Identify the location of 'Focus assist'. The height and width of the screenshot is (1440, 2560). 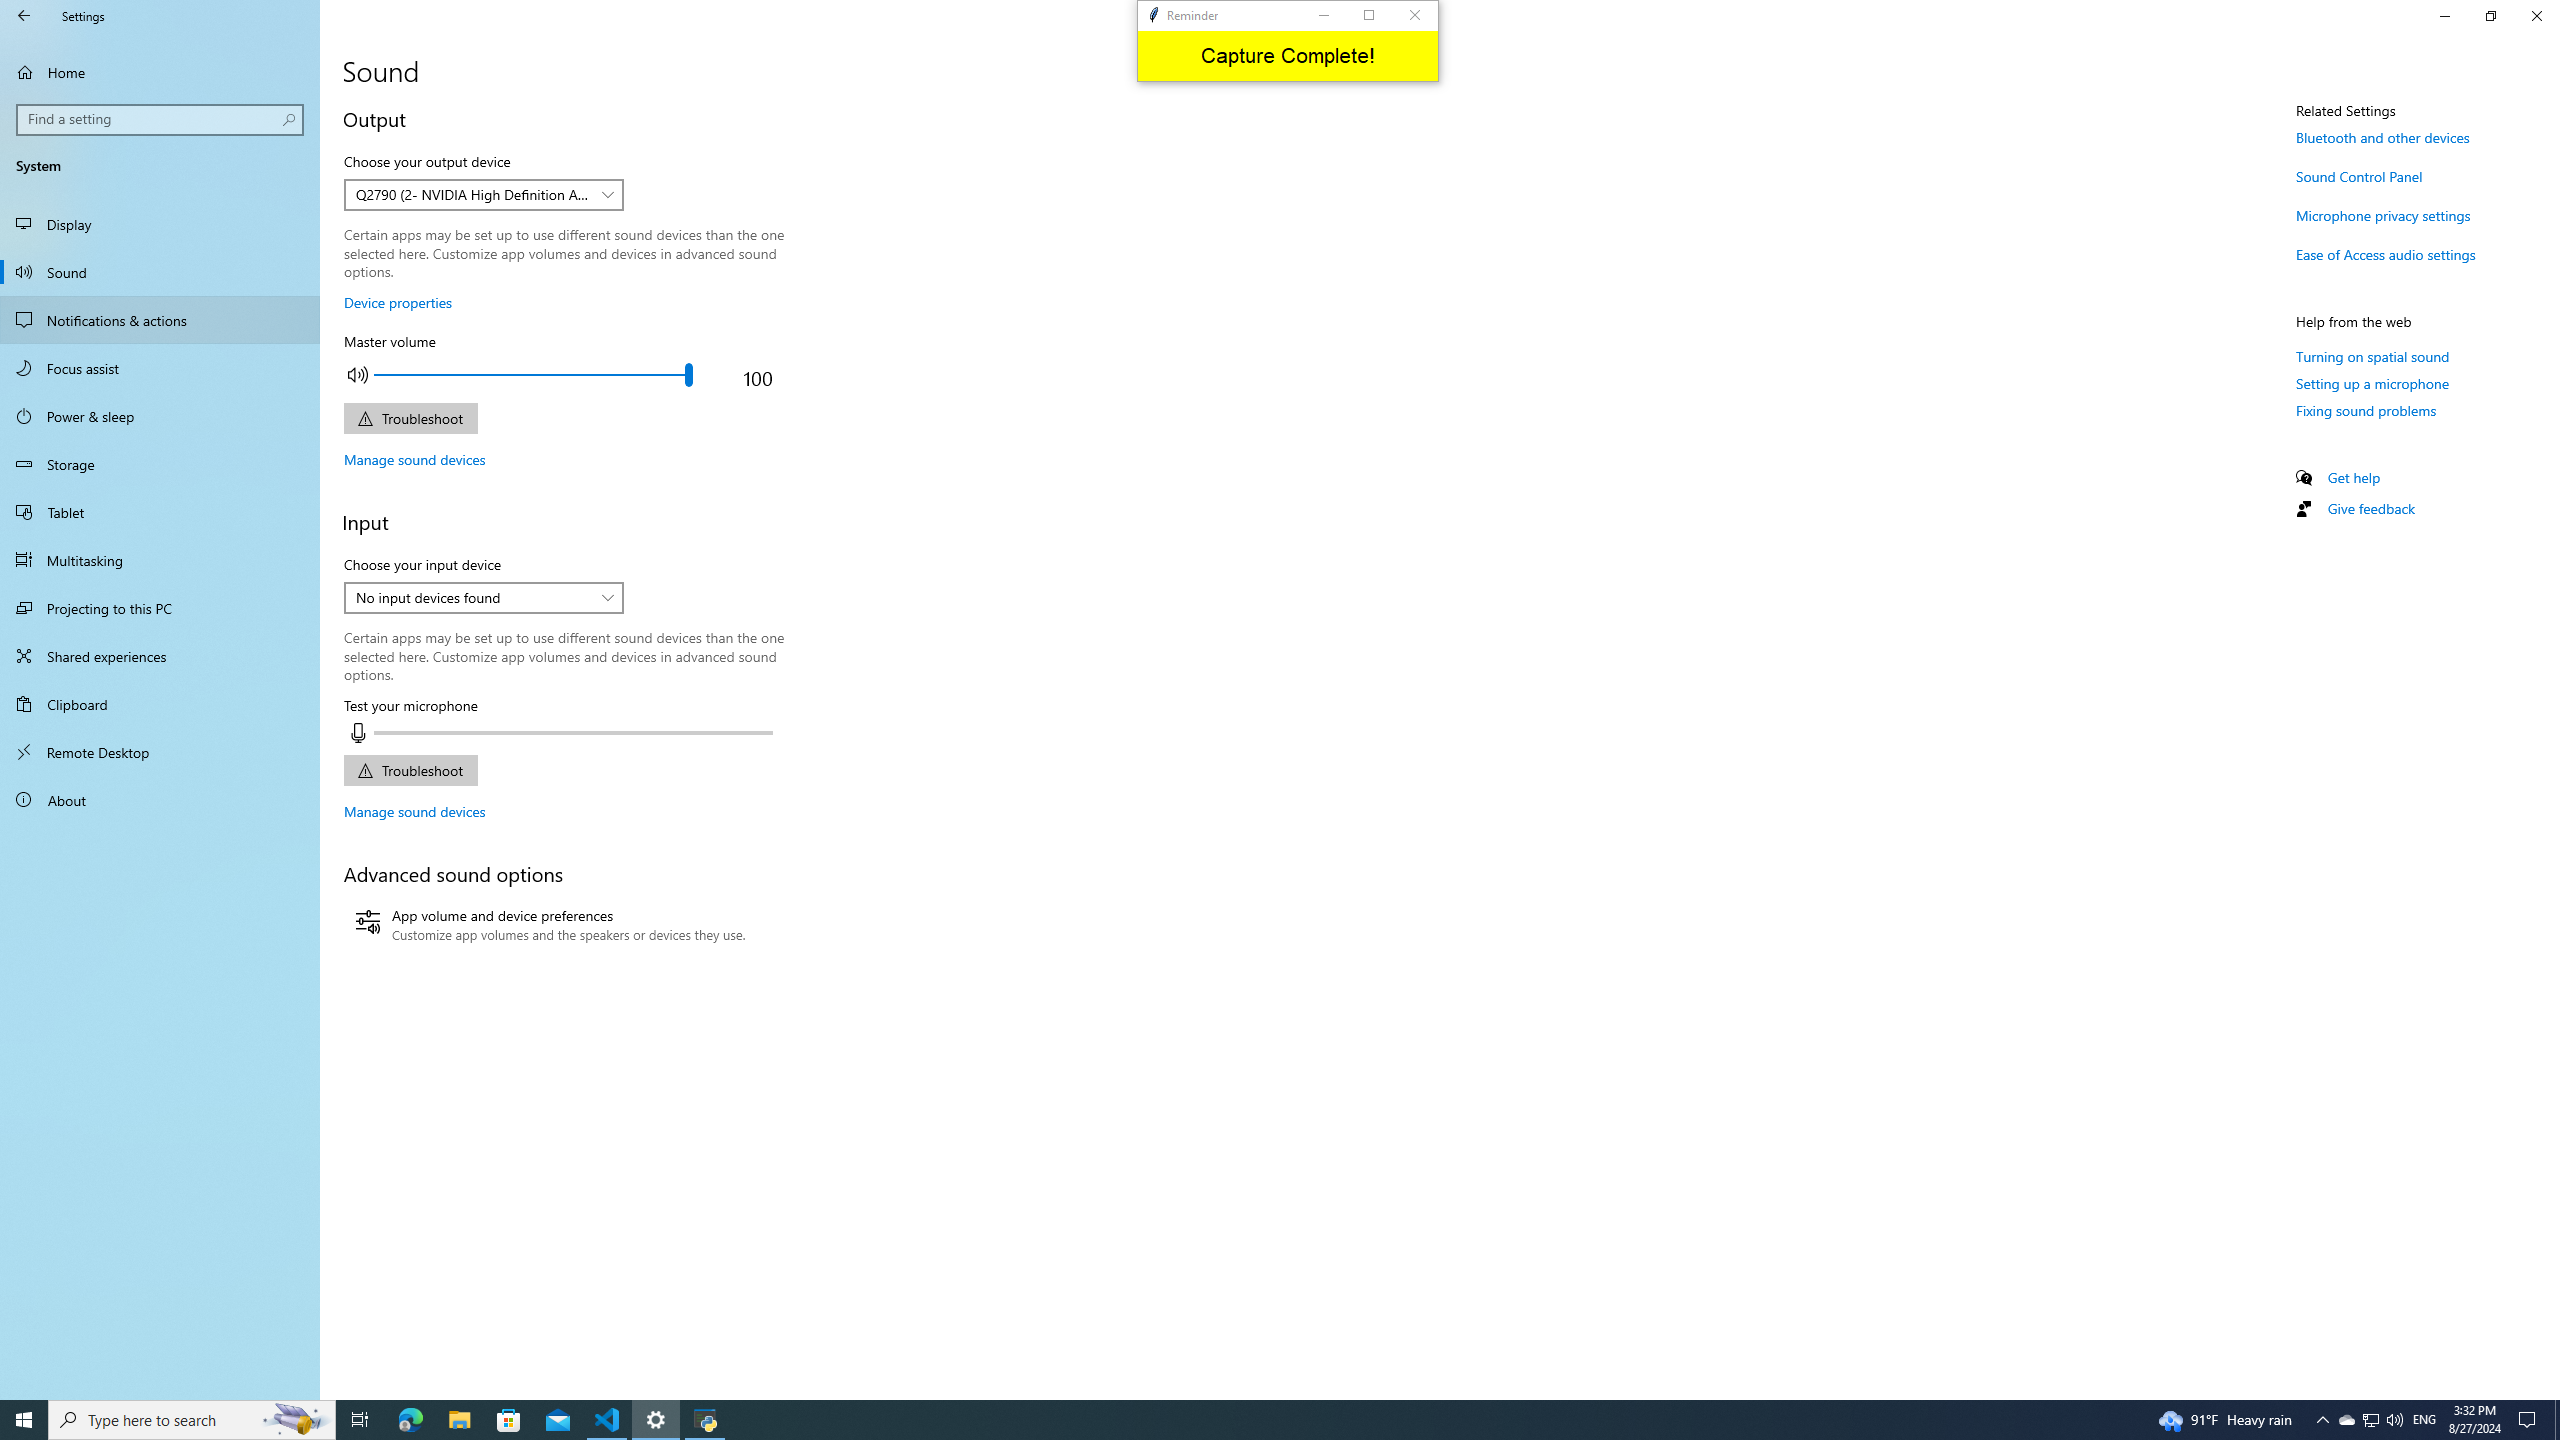
(159, 367).